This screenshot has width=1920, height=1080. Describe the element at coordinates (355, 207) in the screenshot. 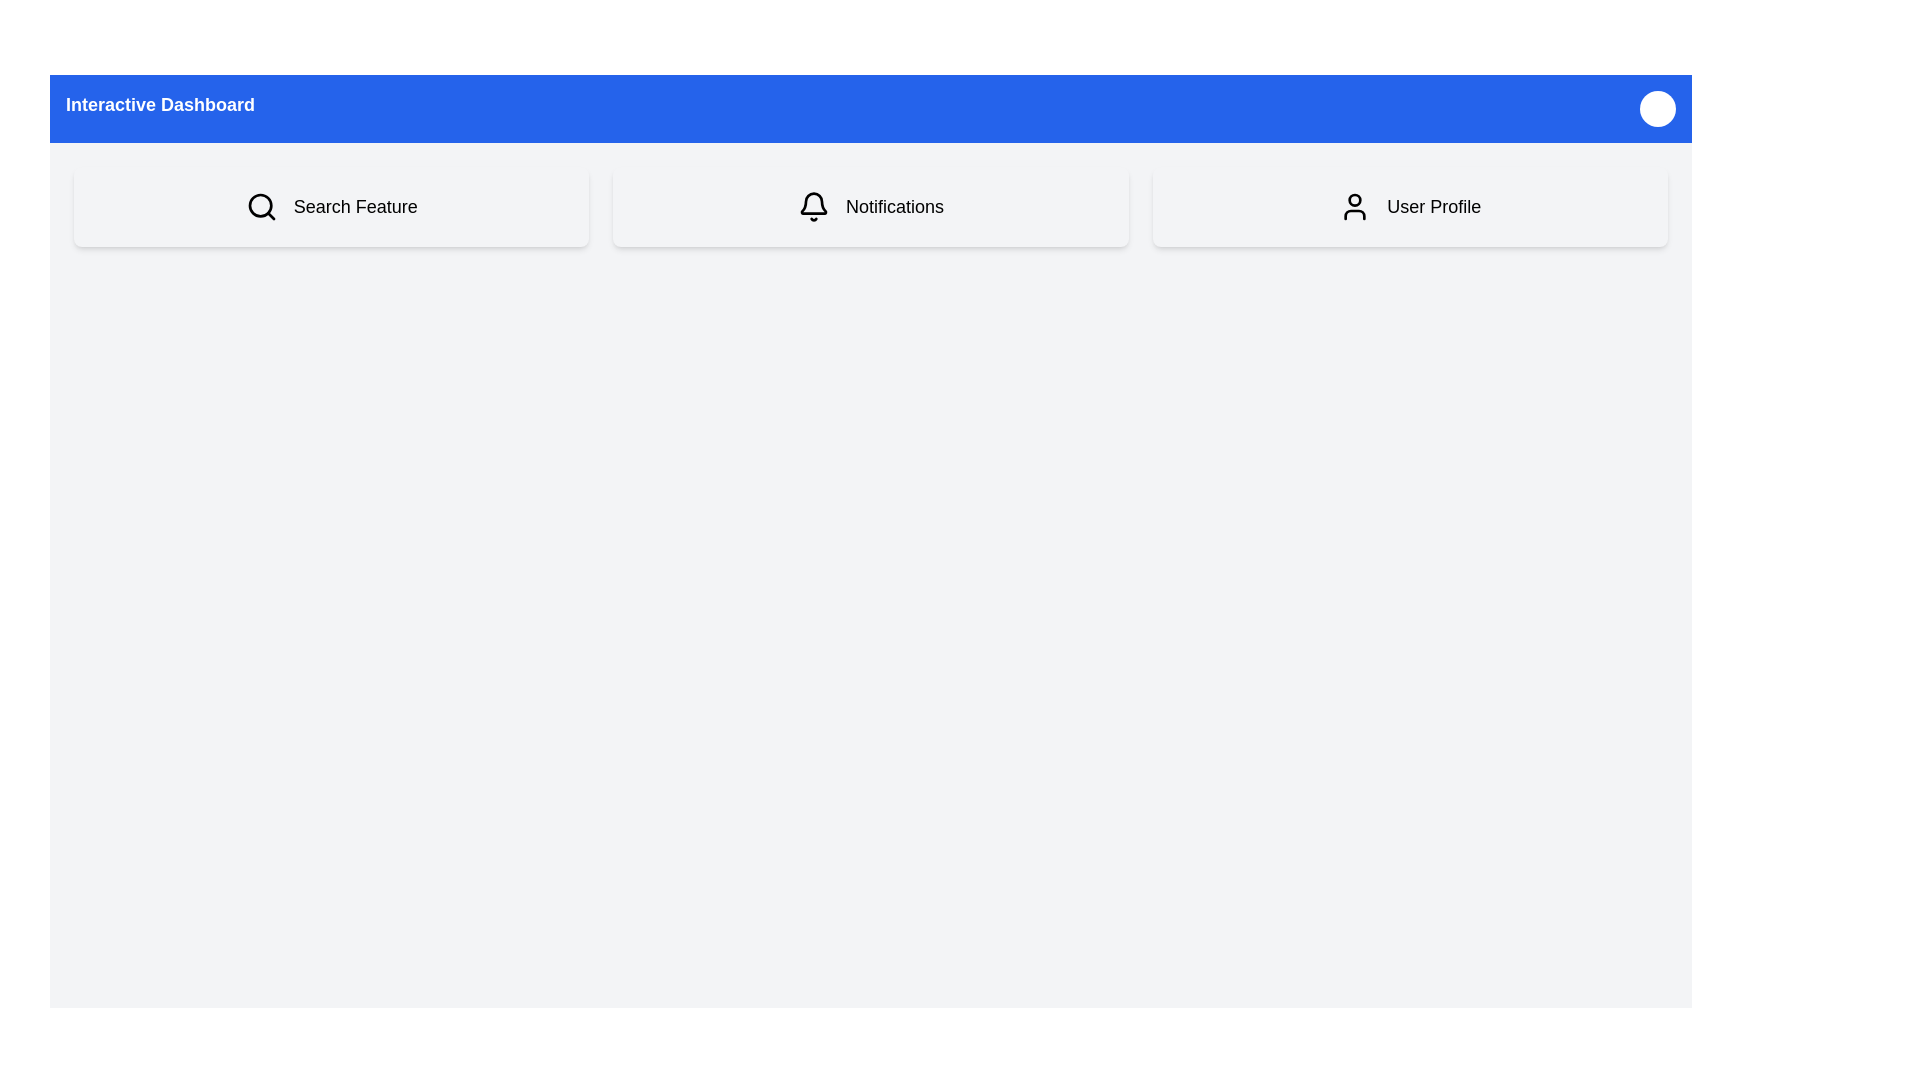

I see `the static text label that describes the purpose of the adjacent search functionality, located to the right of the magnifying glass icon` at that location.